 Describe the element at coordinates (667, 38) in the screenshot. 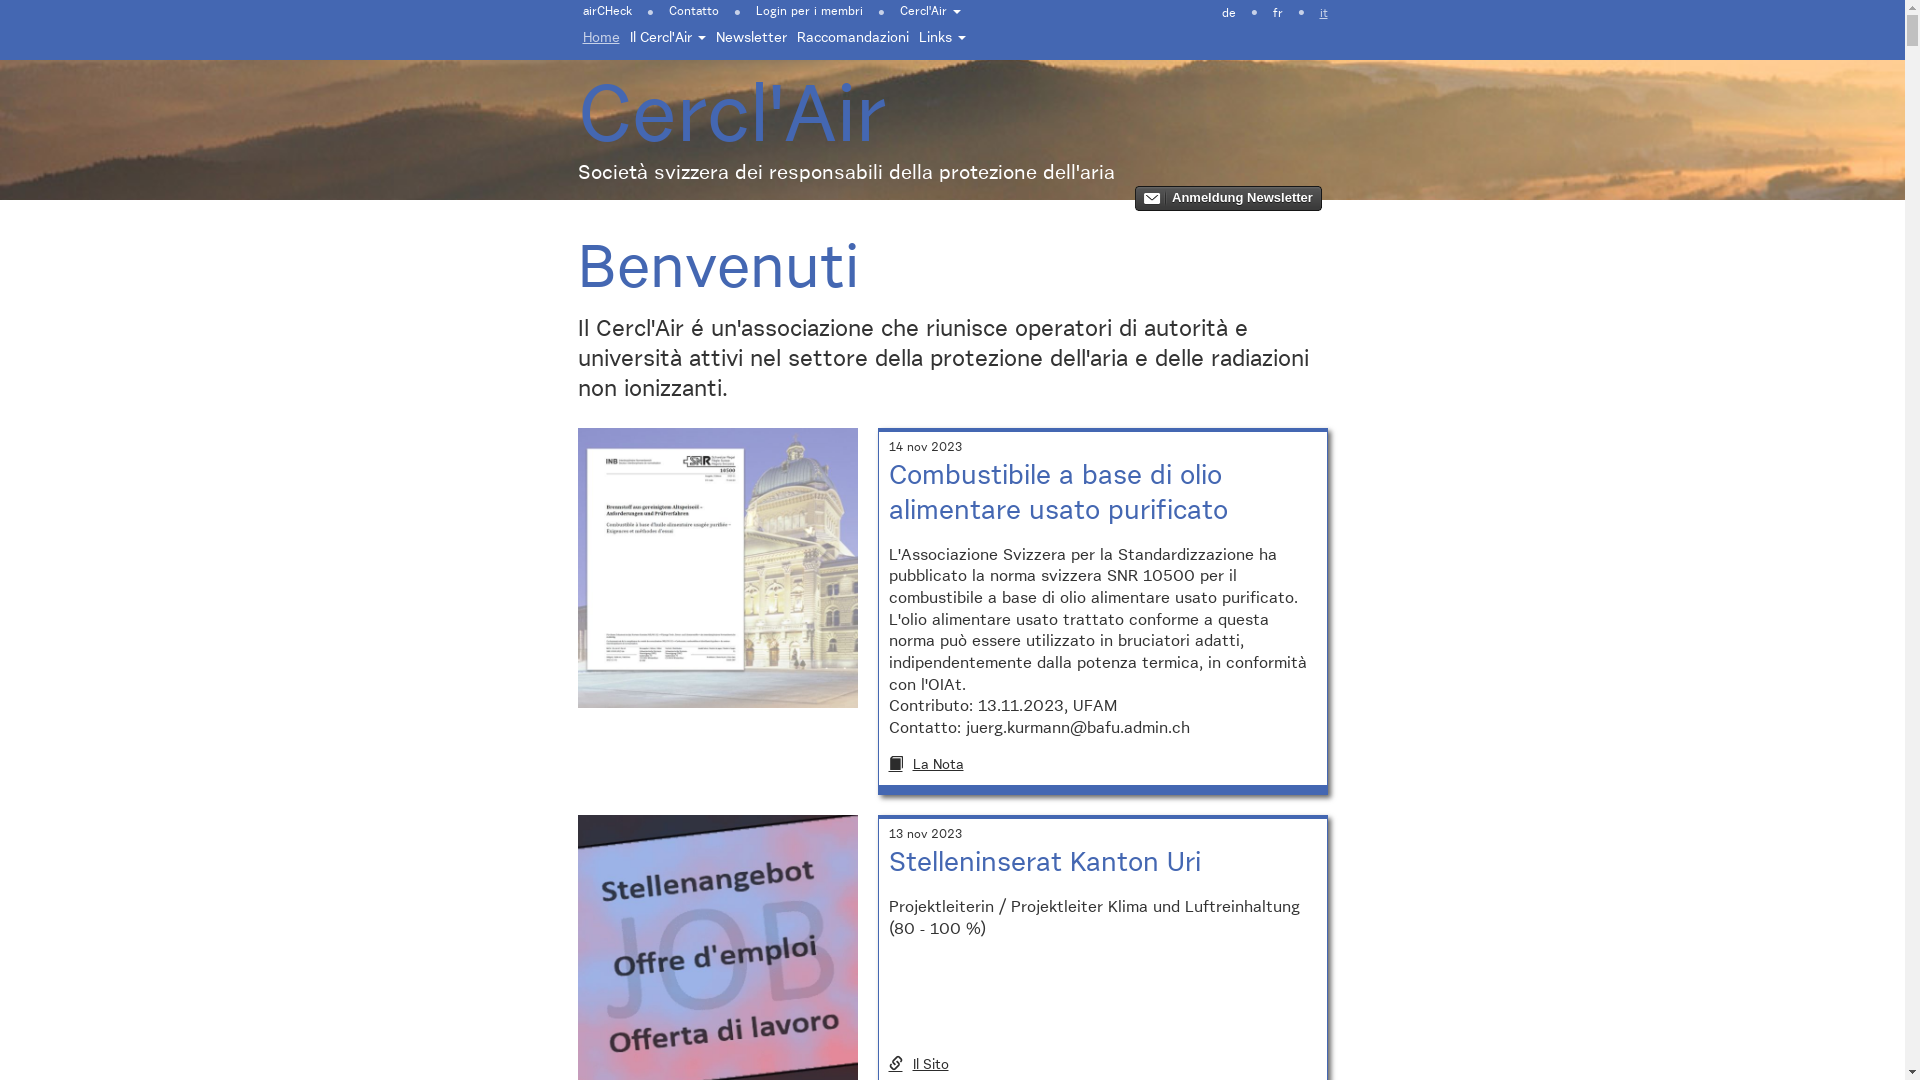

I see `'Il Cercl'Air'` at that location.